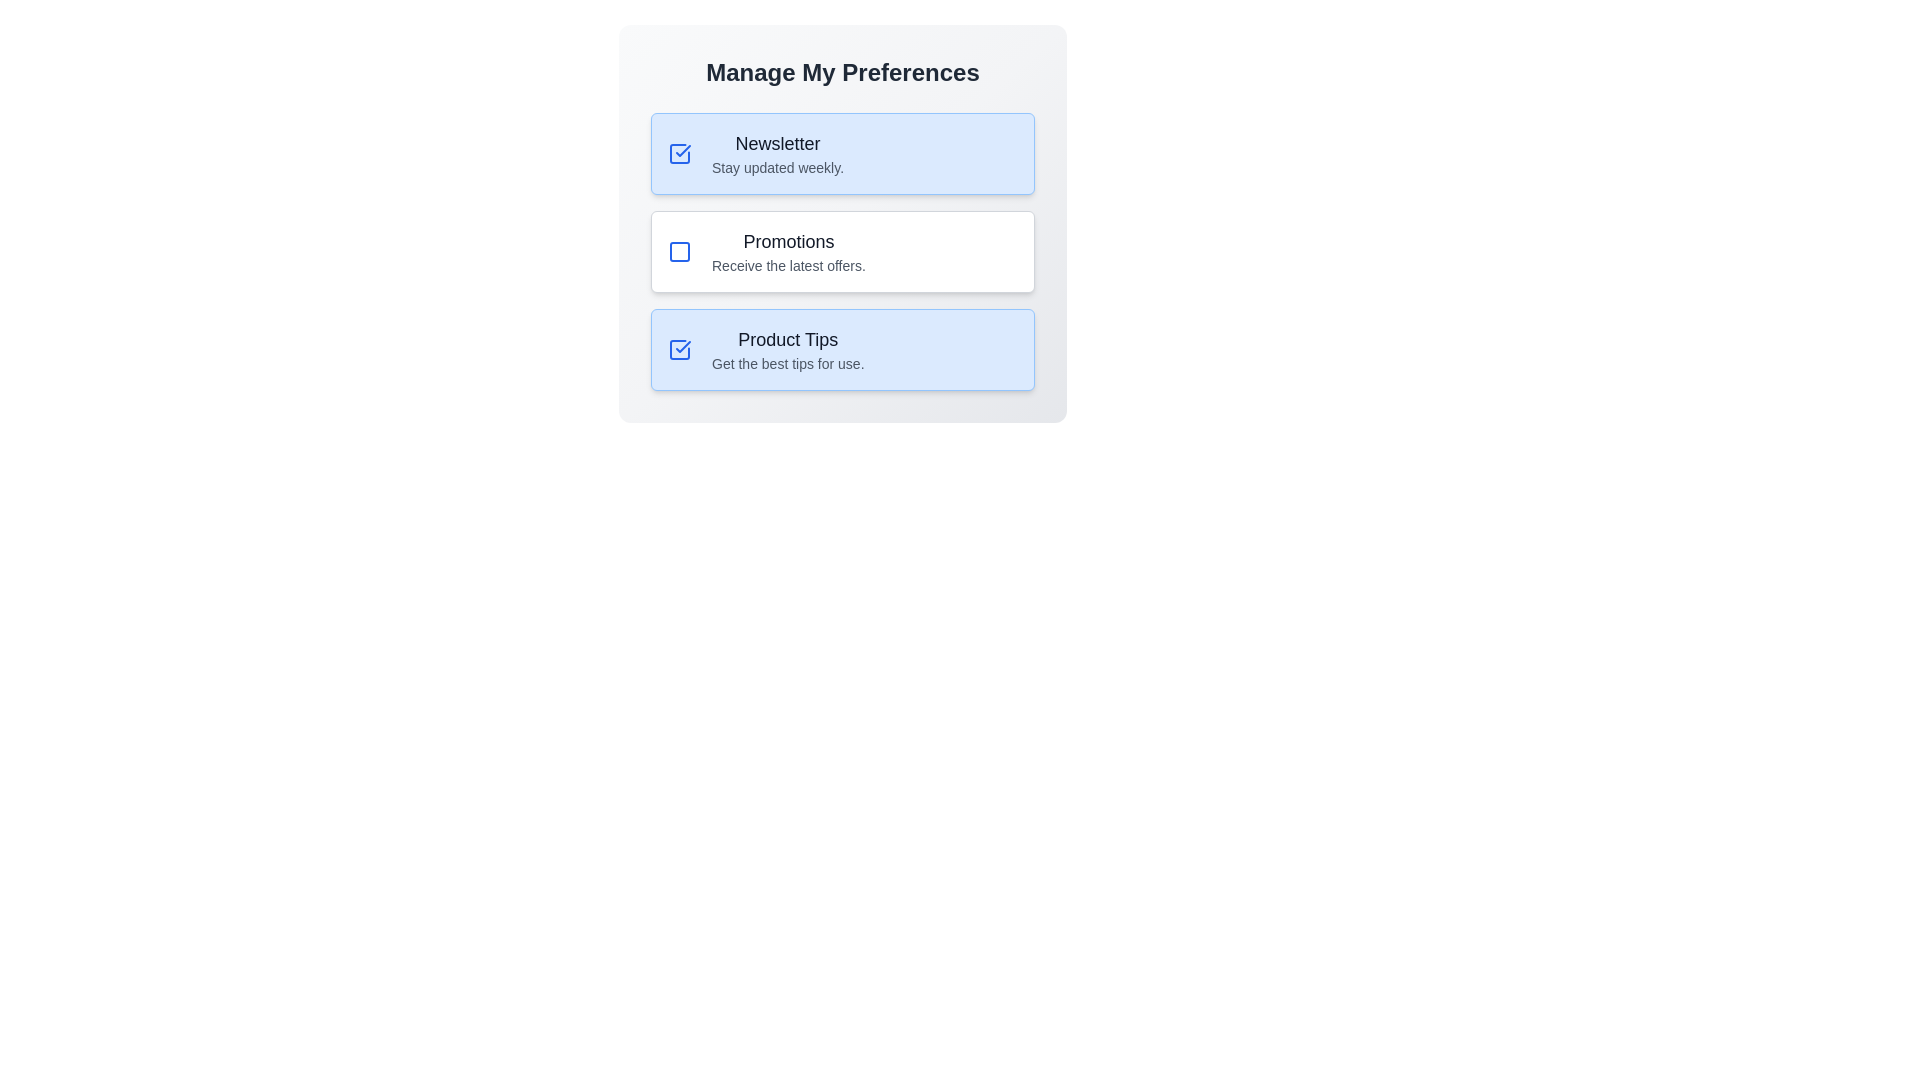  Describe the element at coordinates (680, 153) in the screenshot. I see `the Checkbox indicator icon` at that location.